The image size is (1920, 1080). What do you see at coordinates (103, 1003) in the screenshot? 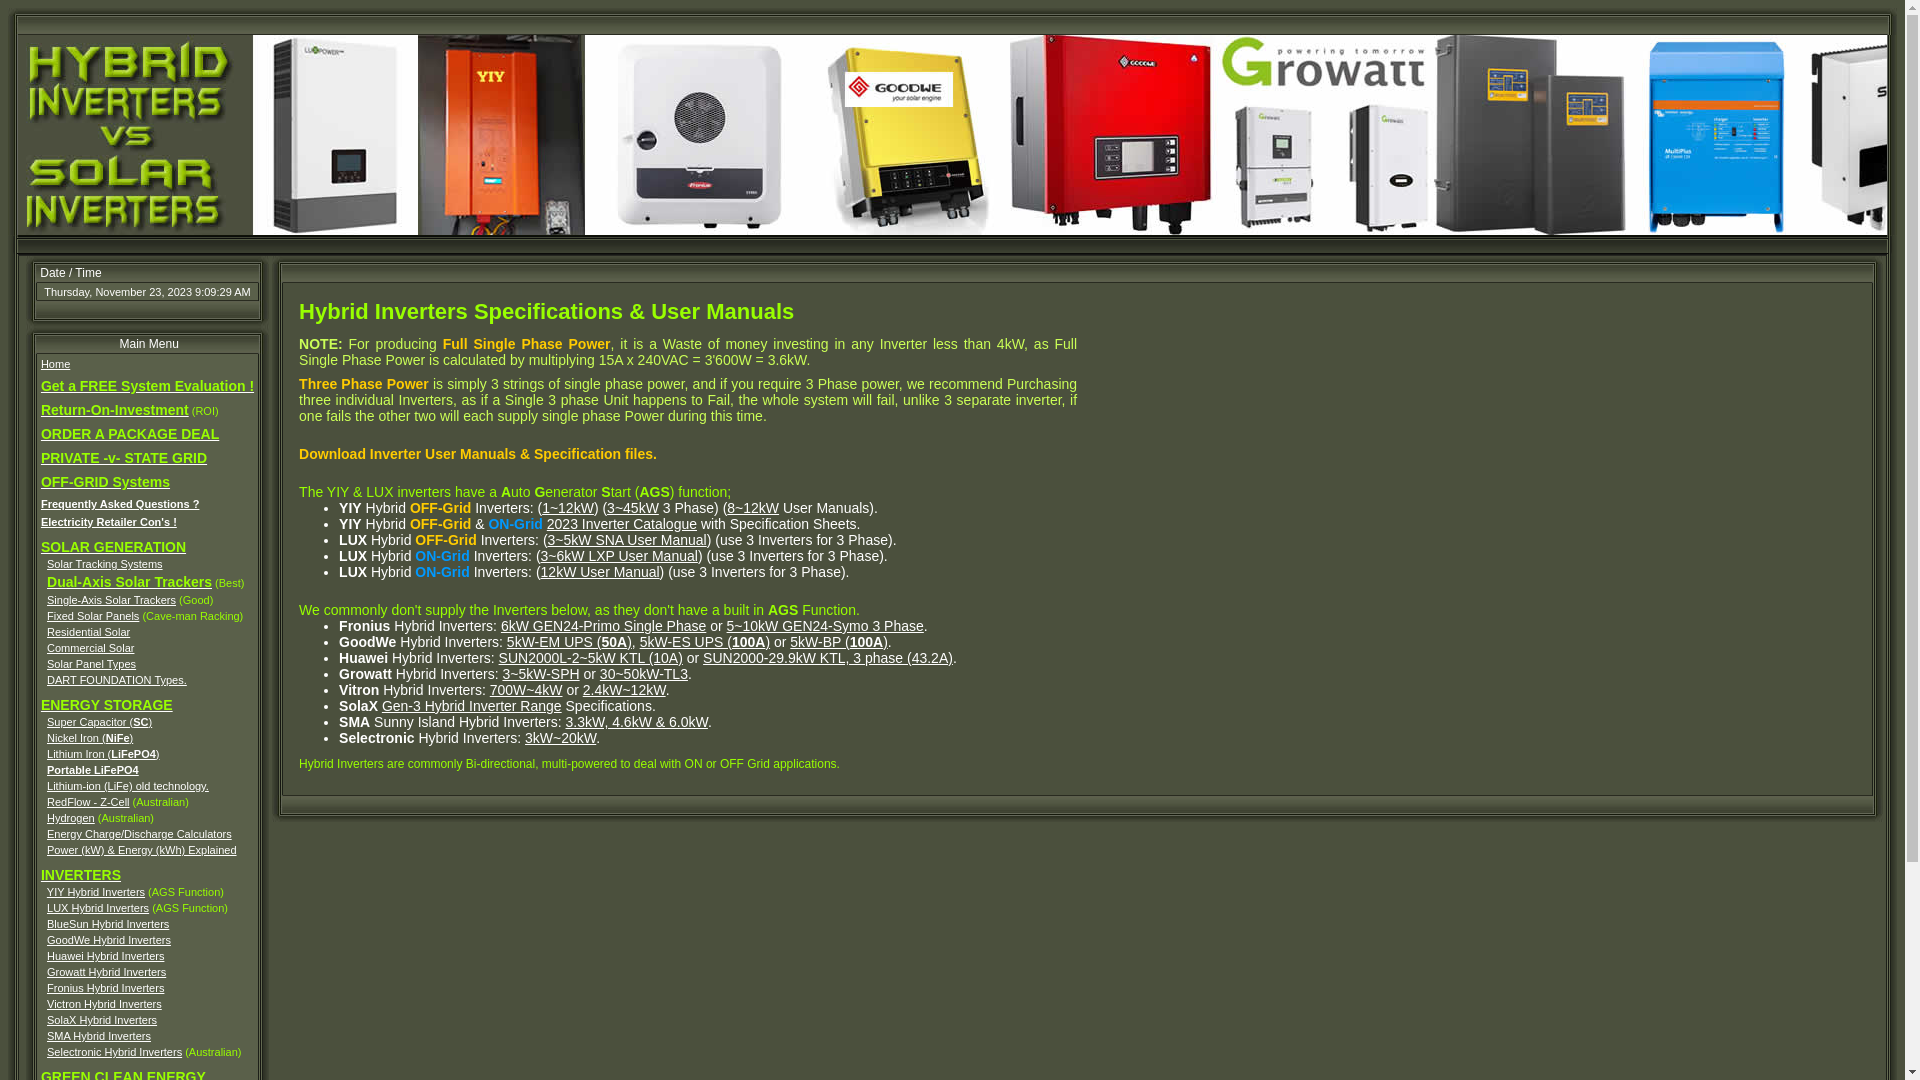
I see `'Victron Hybrid Inverters'` at bounding box center [103, 1003].